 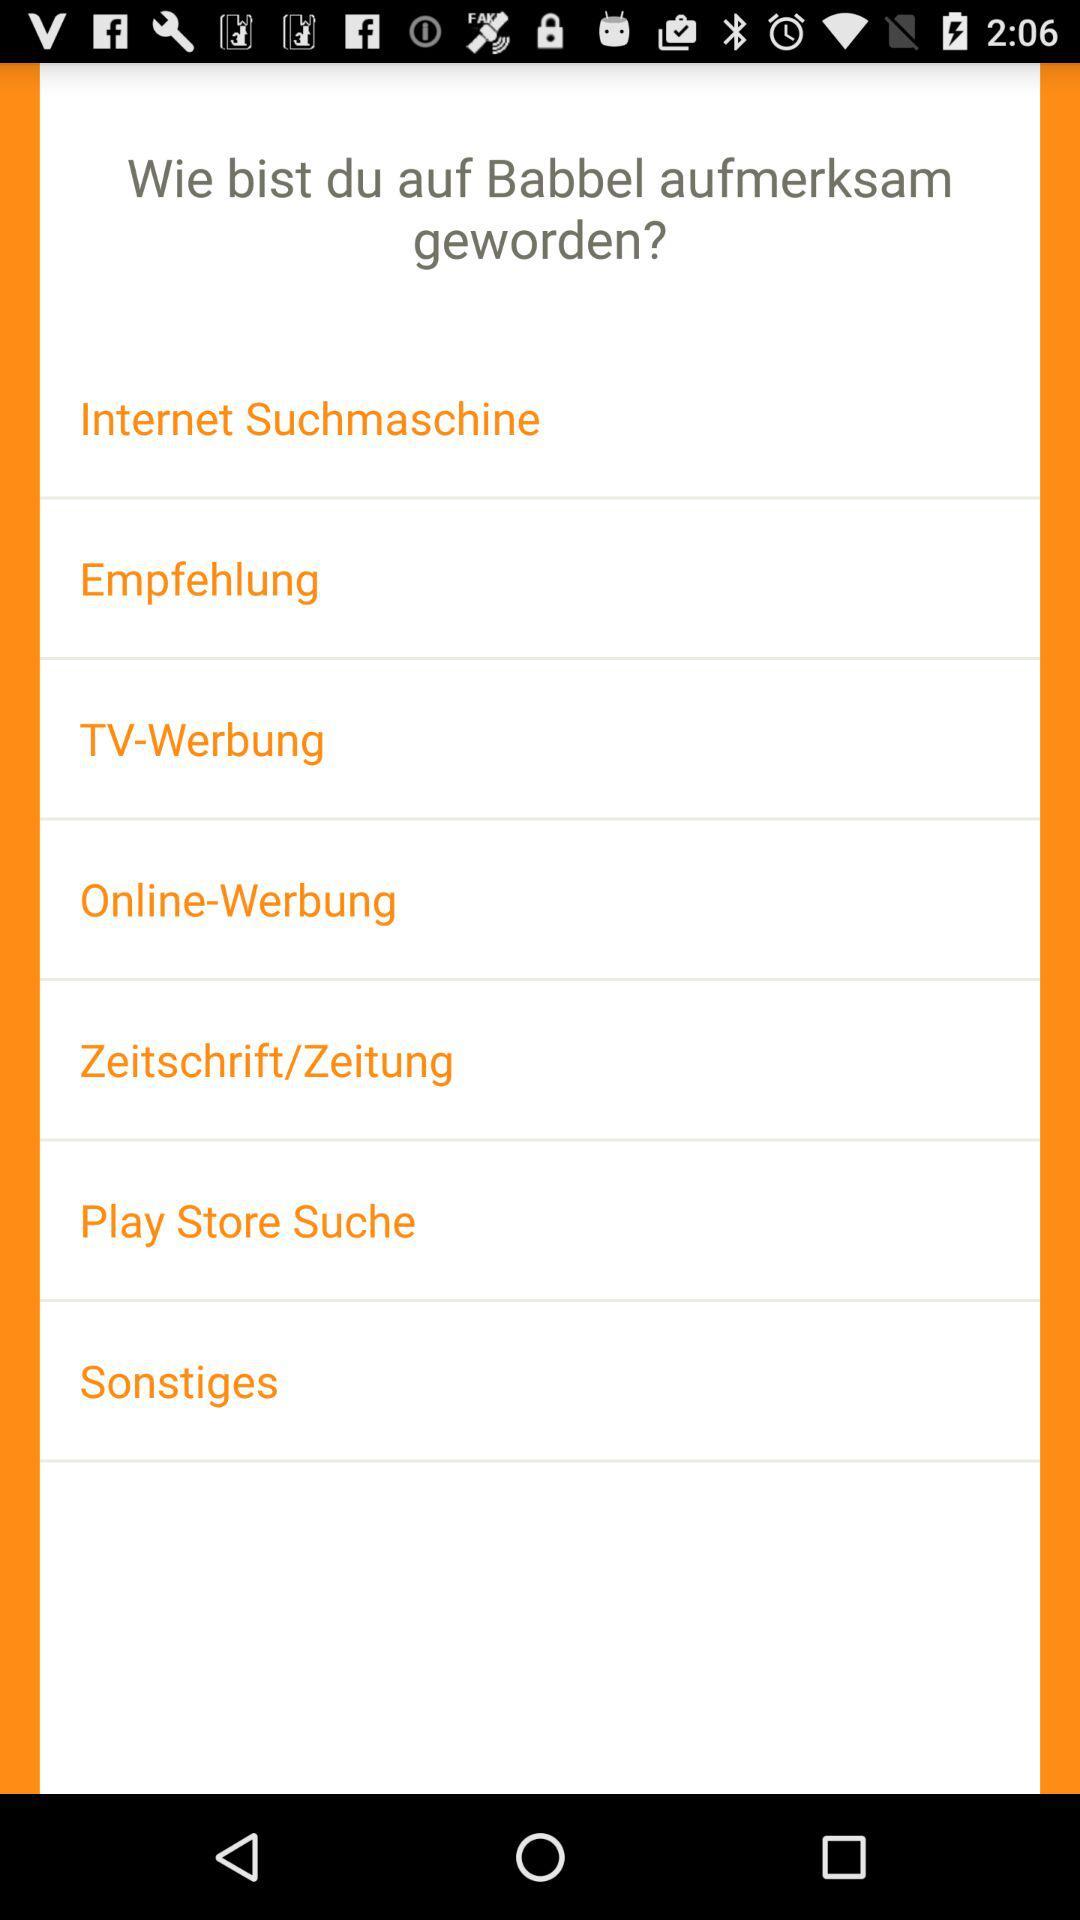 I want to click on item above the play store suche item, so click(x=540, y=1058).